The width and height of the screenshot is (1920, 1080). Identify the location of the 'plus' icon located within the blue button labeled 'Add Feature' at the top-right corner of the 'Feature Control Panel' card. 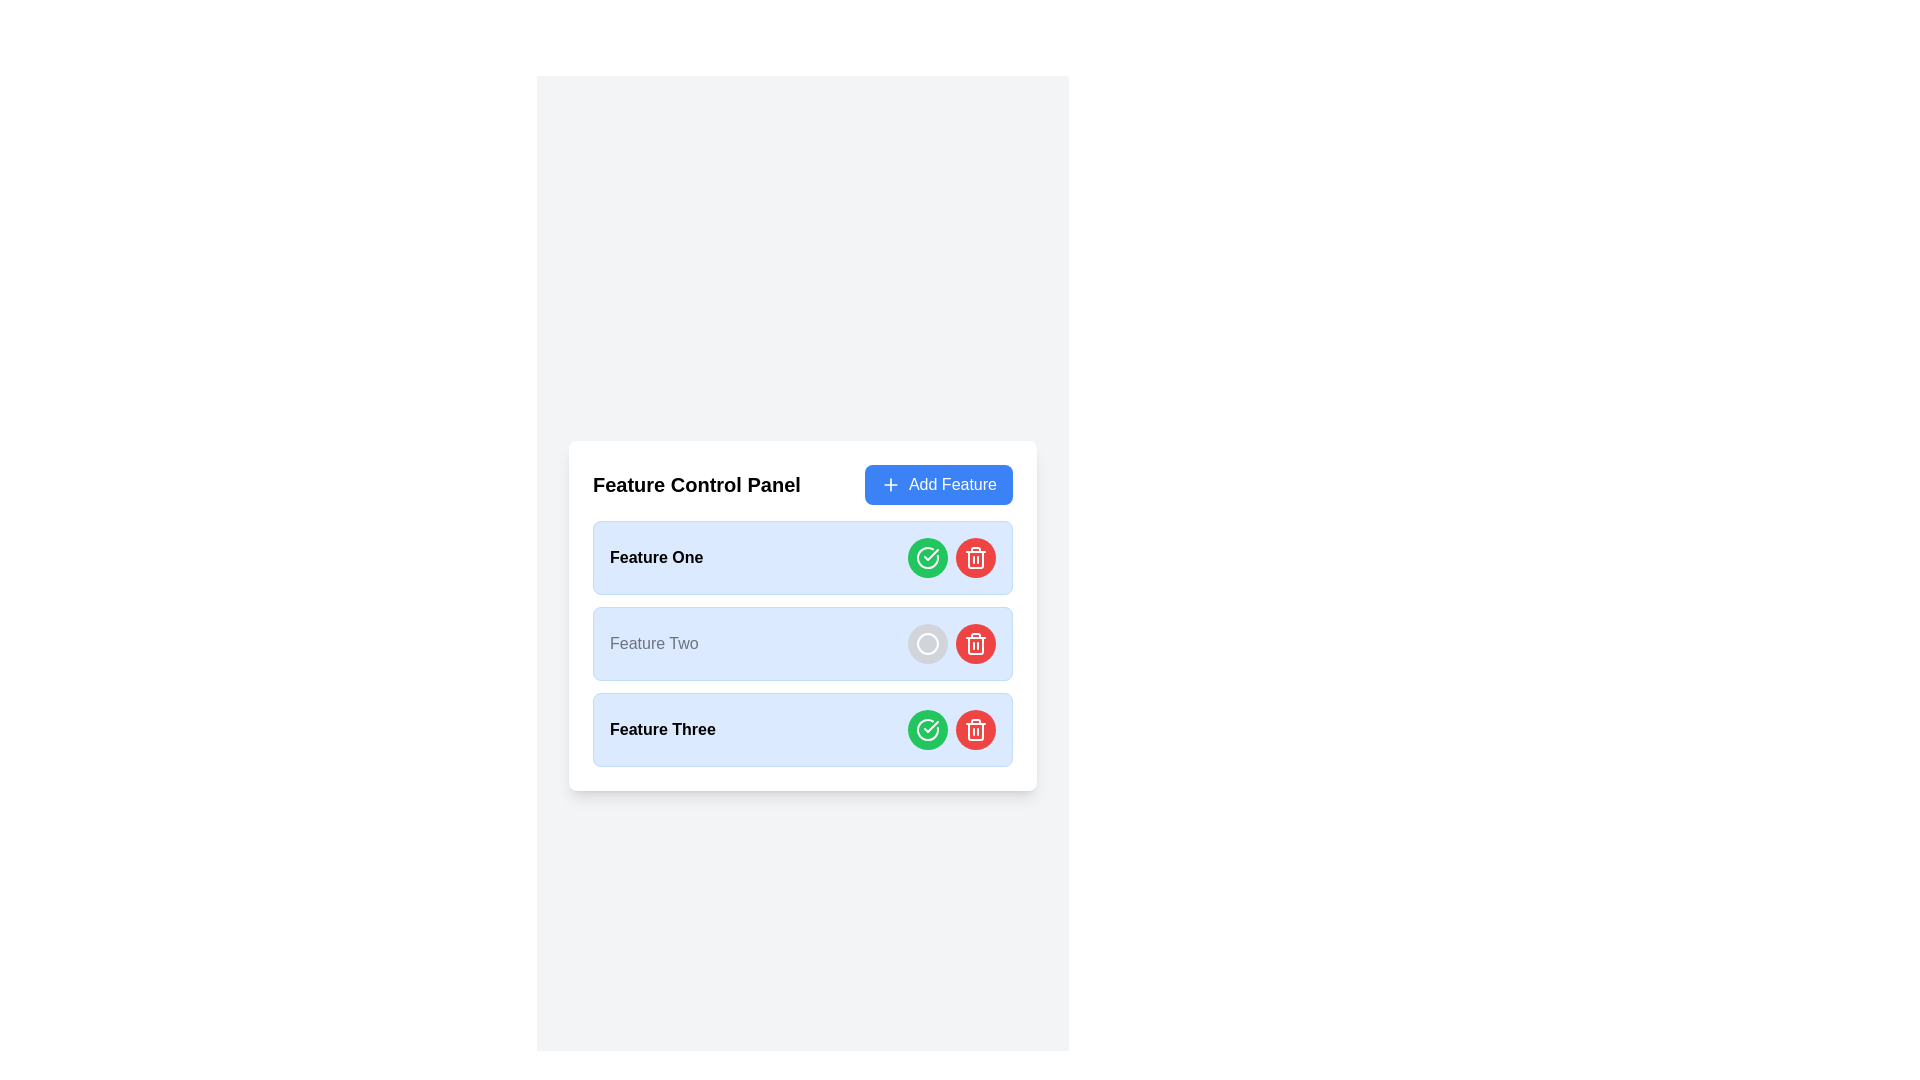
(889, 485).